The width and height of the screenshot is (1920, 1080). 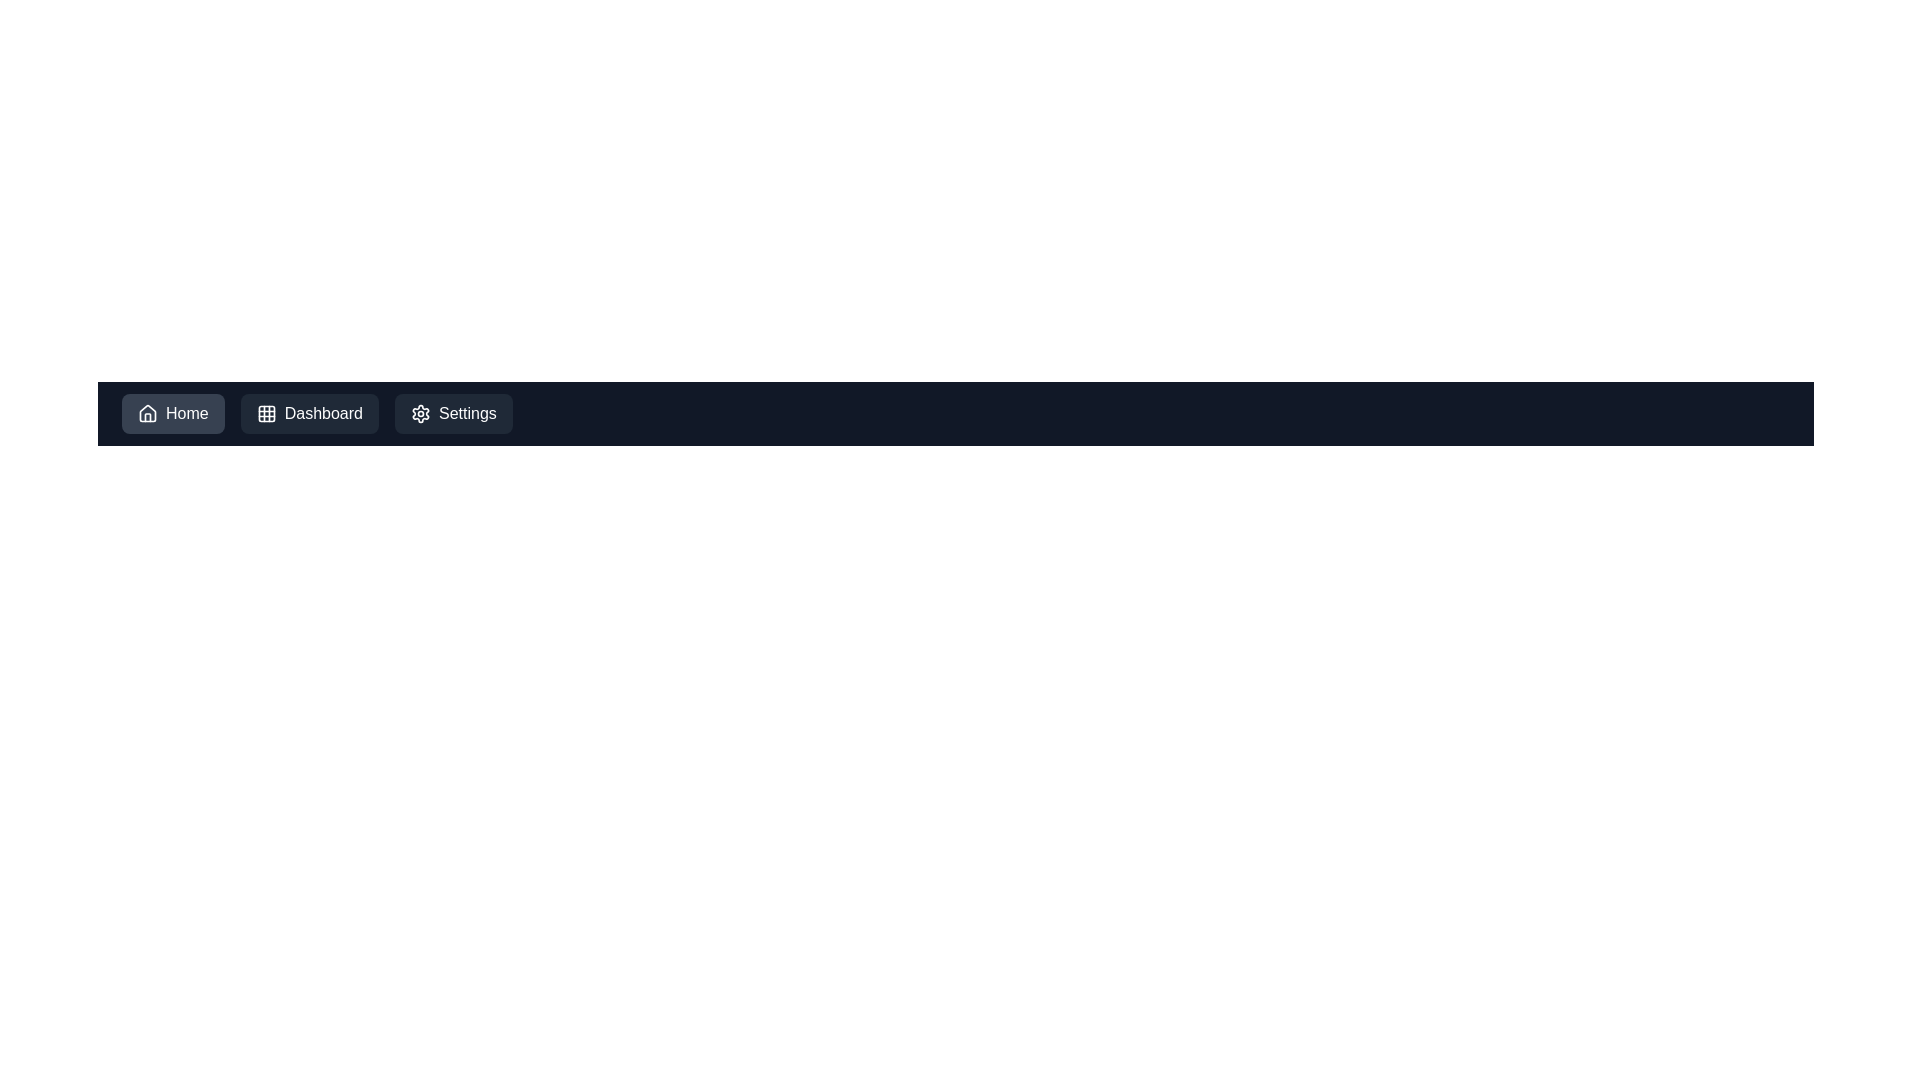 I want to click on the 'Dashboard' button, which is a rounded rectangular button styled in dark gray with white text and icon, located centrally in the top bar between the 'Home' and 'Settings' buttons, so click(x=308, y=412).